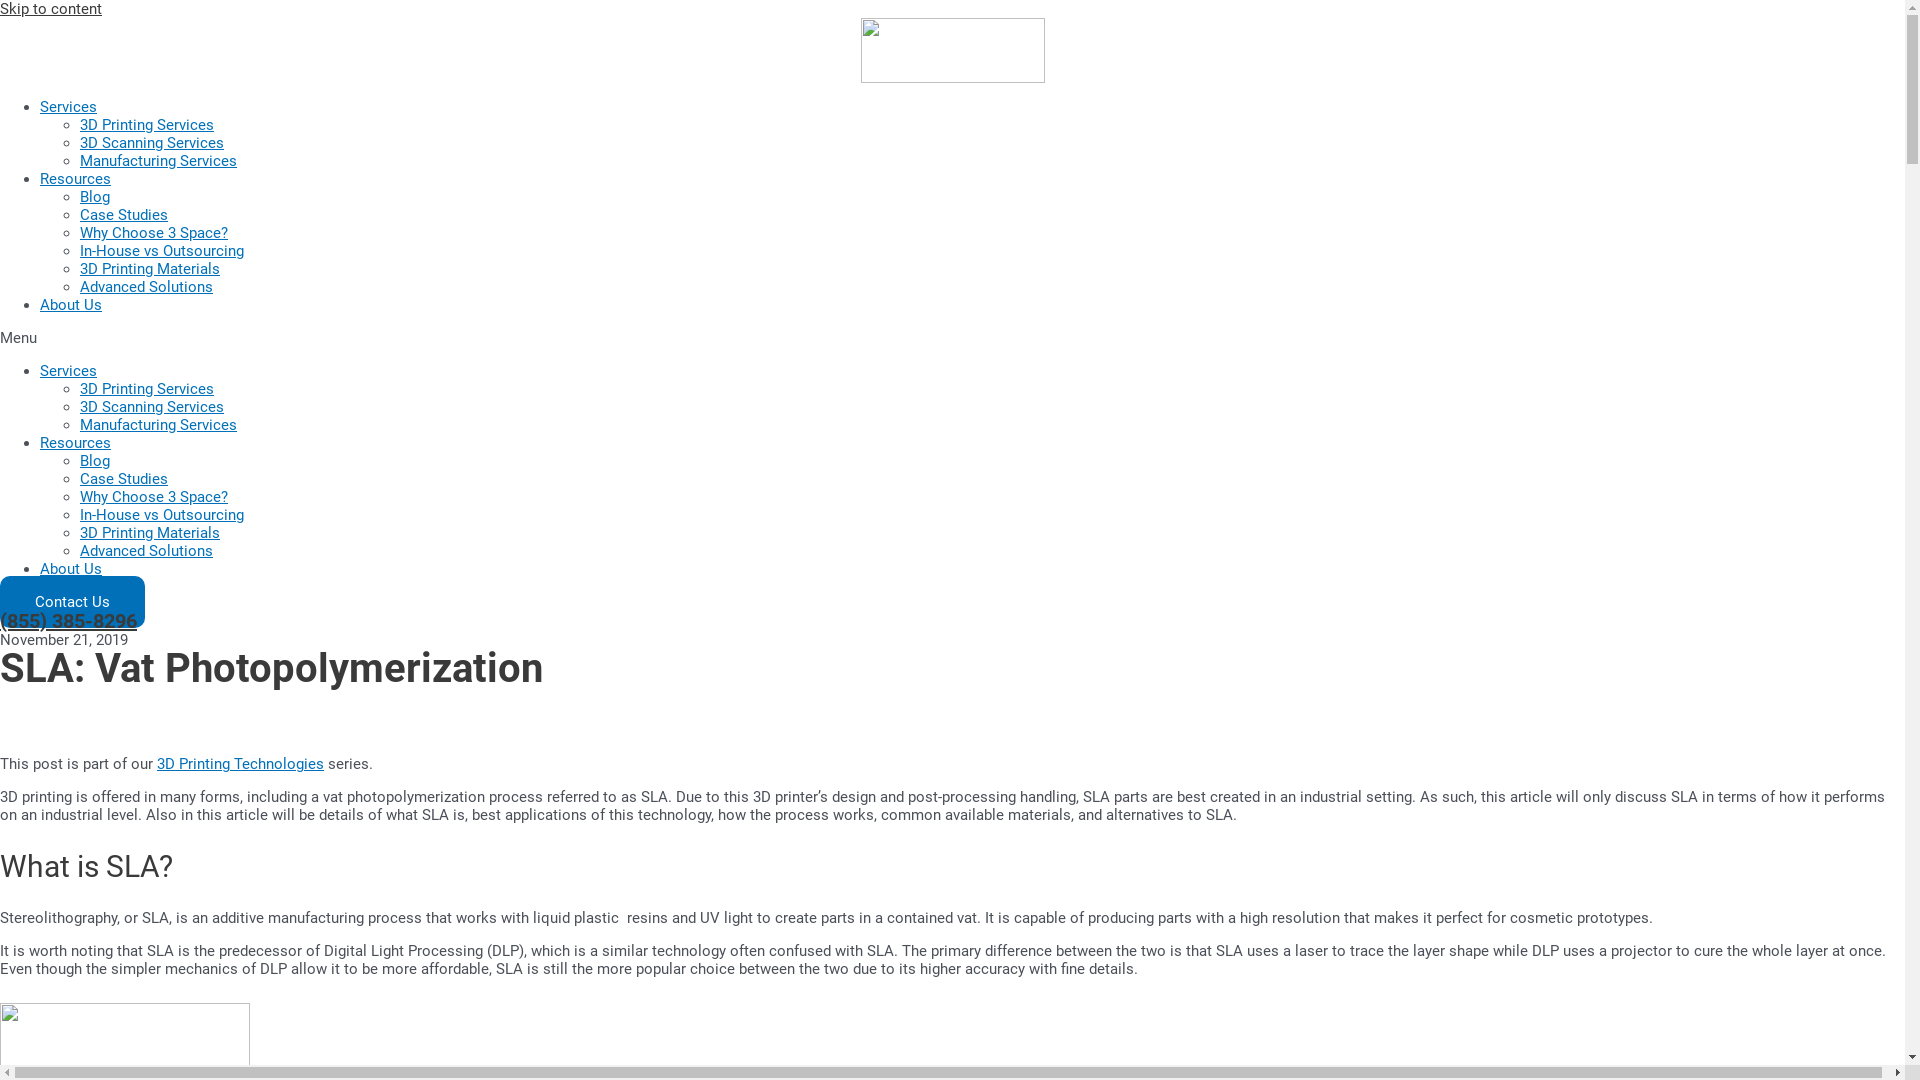 Image resolution: width=1920 pixels, height=1080 pixels. Describe the element at coordinates (80, 249) in the screenshot. I see `'In-House vs Outsourcing'` at that location.